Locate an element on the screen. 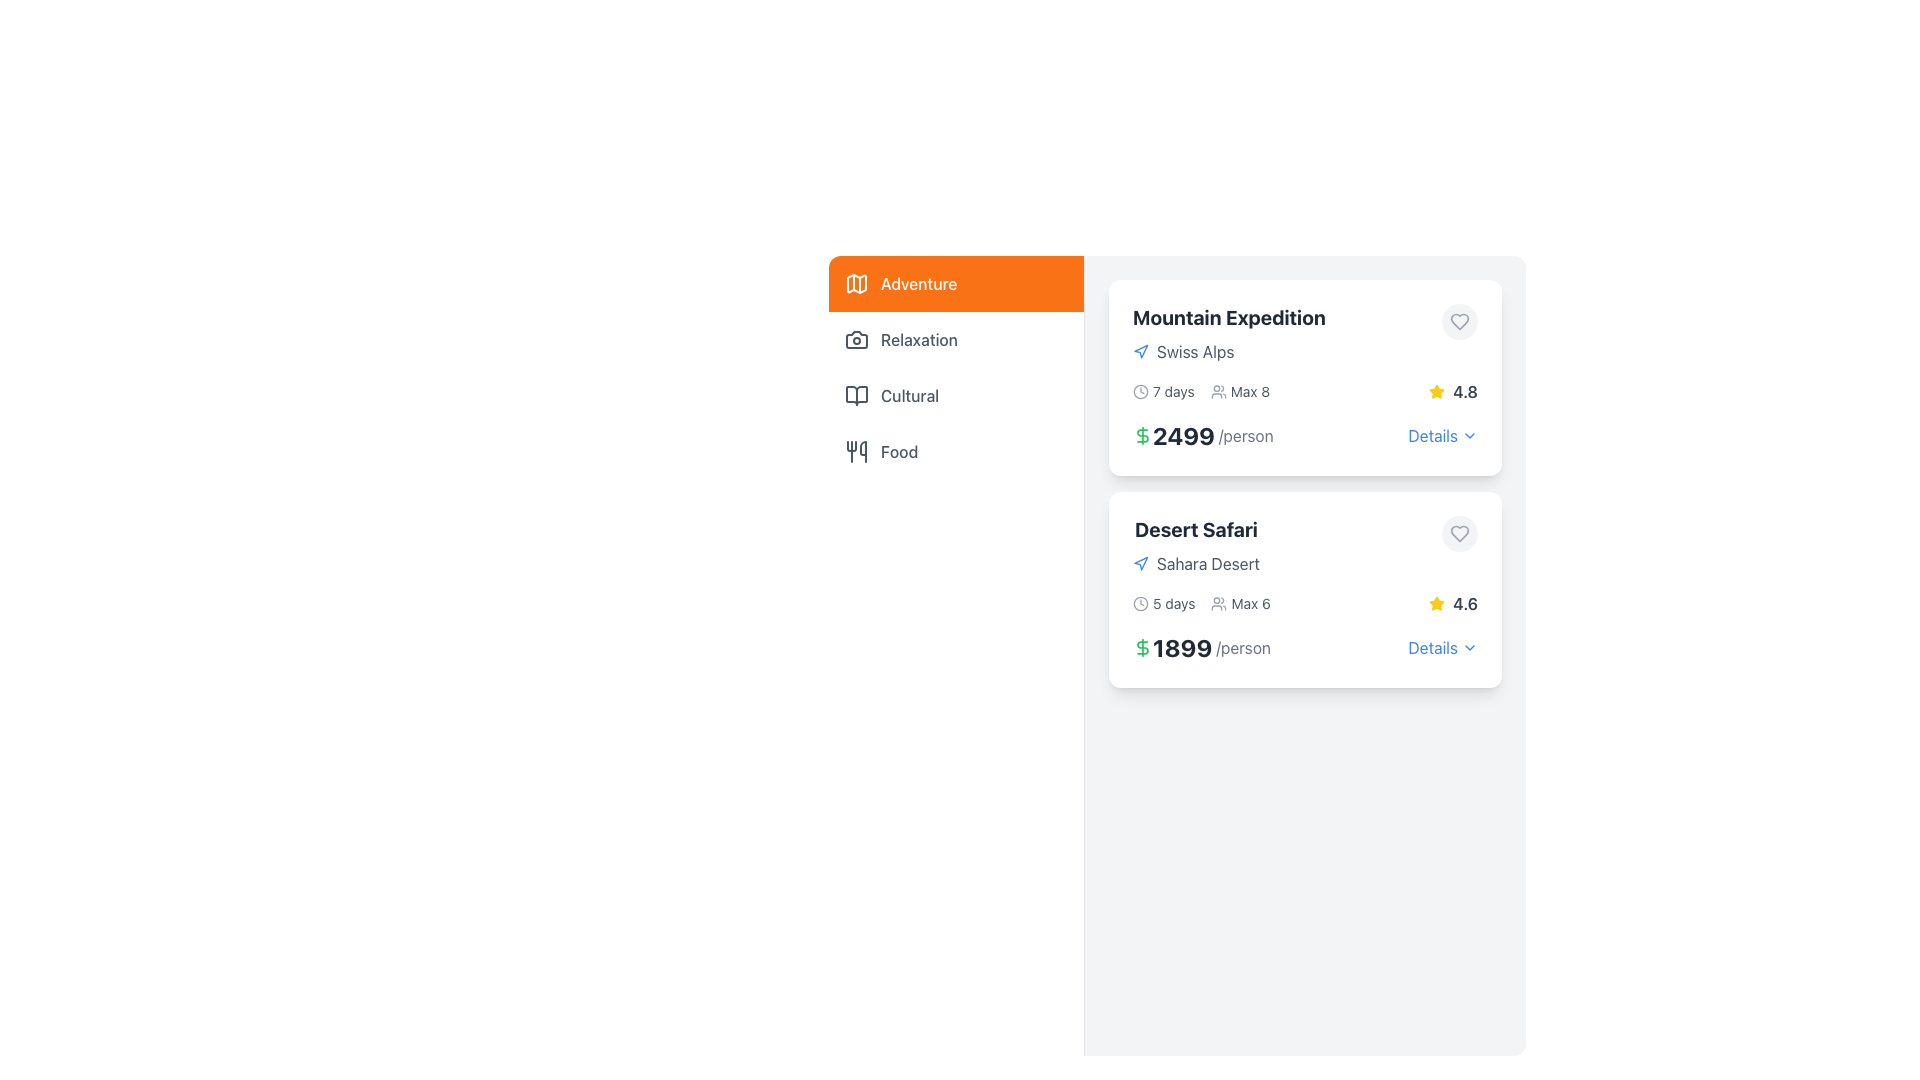  the Informational Text Block titled 'Desert Safari' which includes a smaller descriptive text 'Sahara Desert' and a navigation icon to the left is located at coordinates (1196, 546).